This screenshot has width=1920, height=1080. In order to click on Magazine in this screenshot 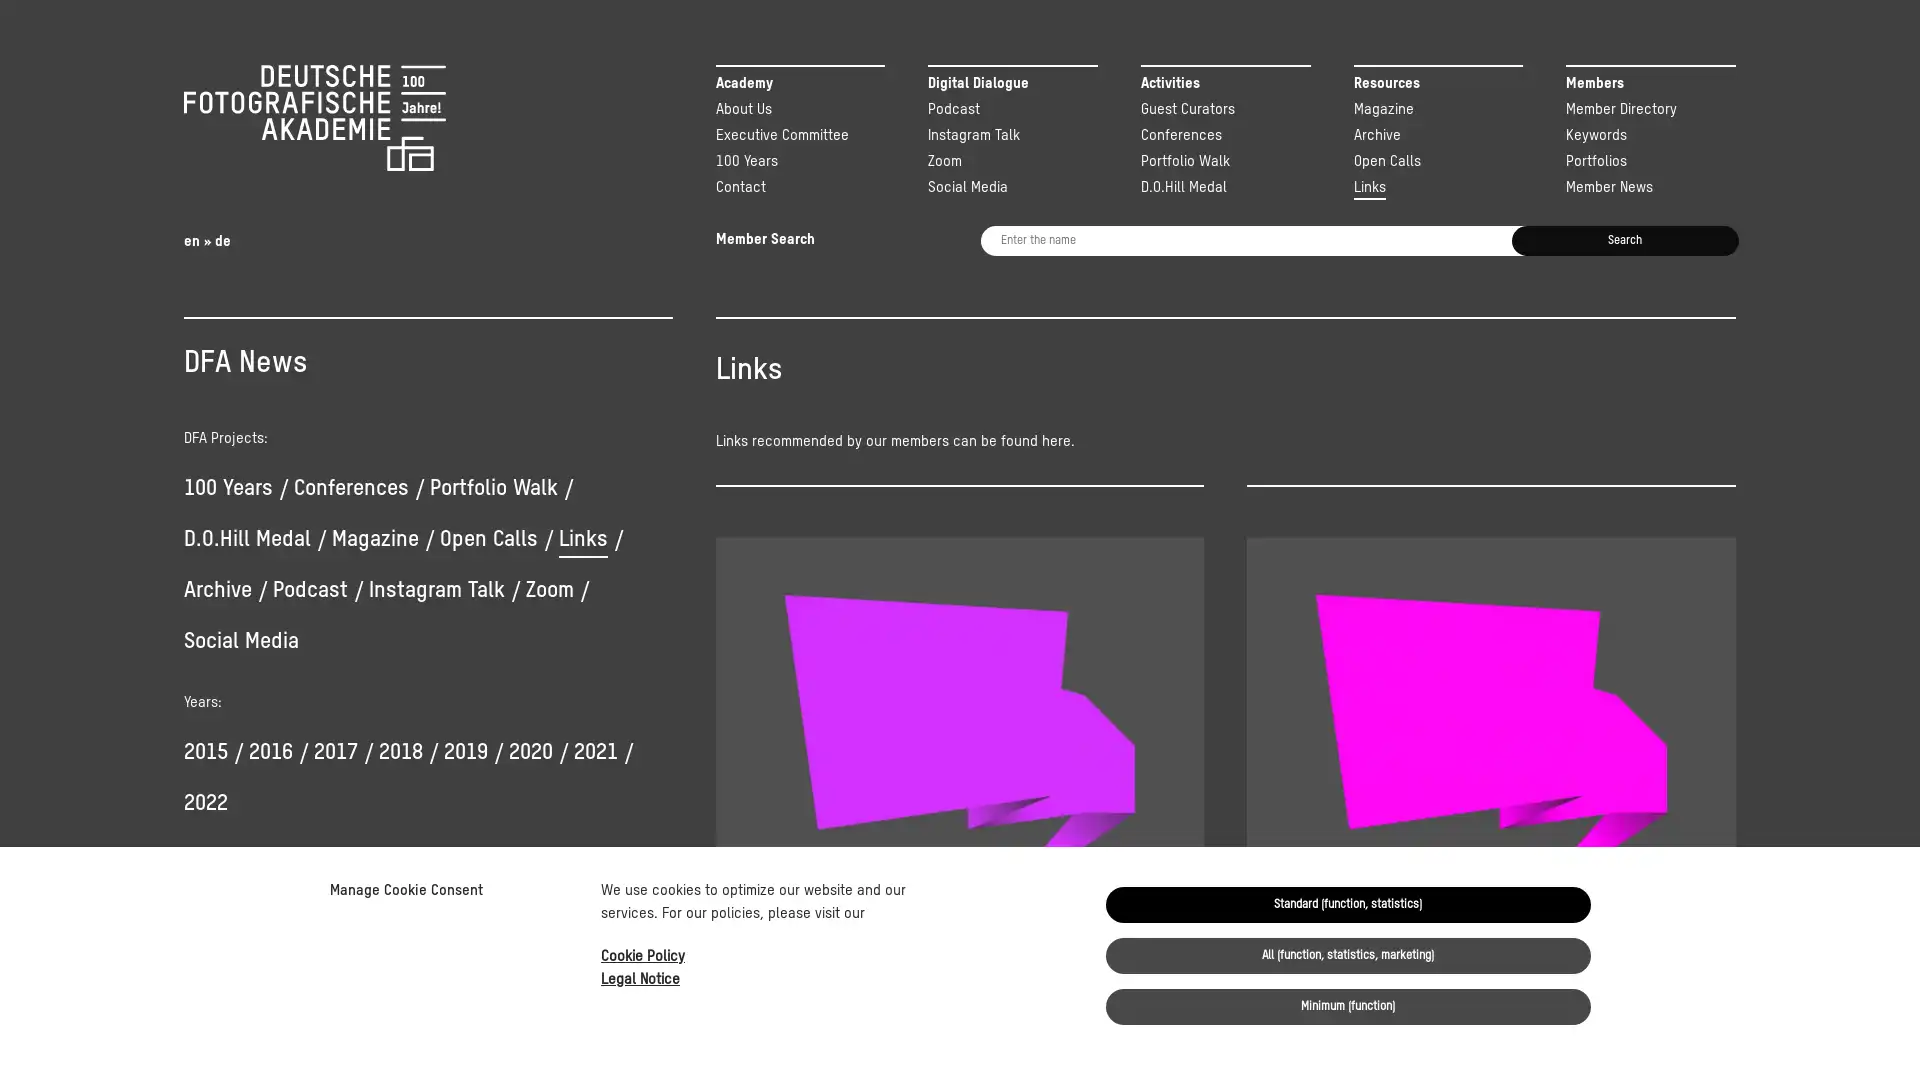, I will do `click(375, 540)`.